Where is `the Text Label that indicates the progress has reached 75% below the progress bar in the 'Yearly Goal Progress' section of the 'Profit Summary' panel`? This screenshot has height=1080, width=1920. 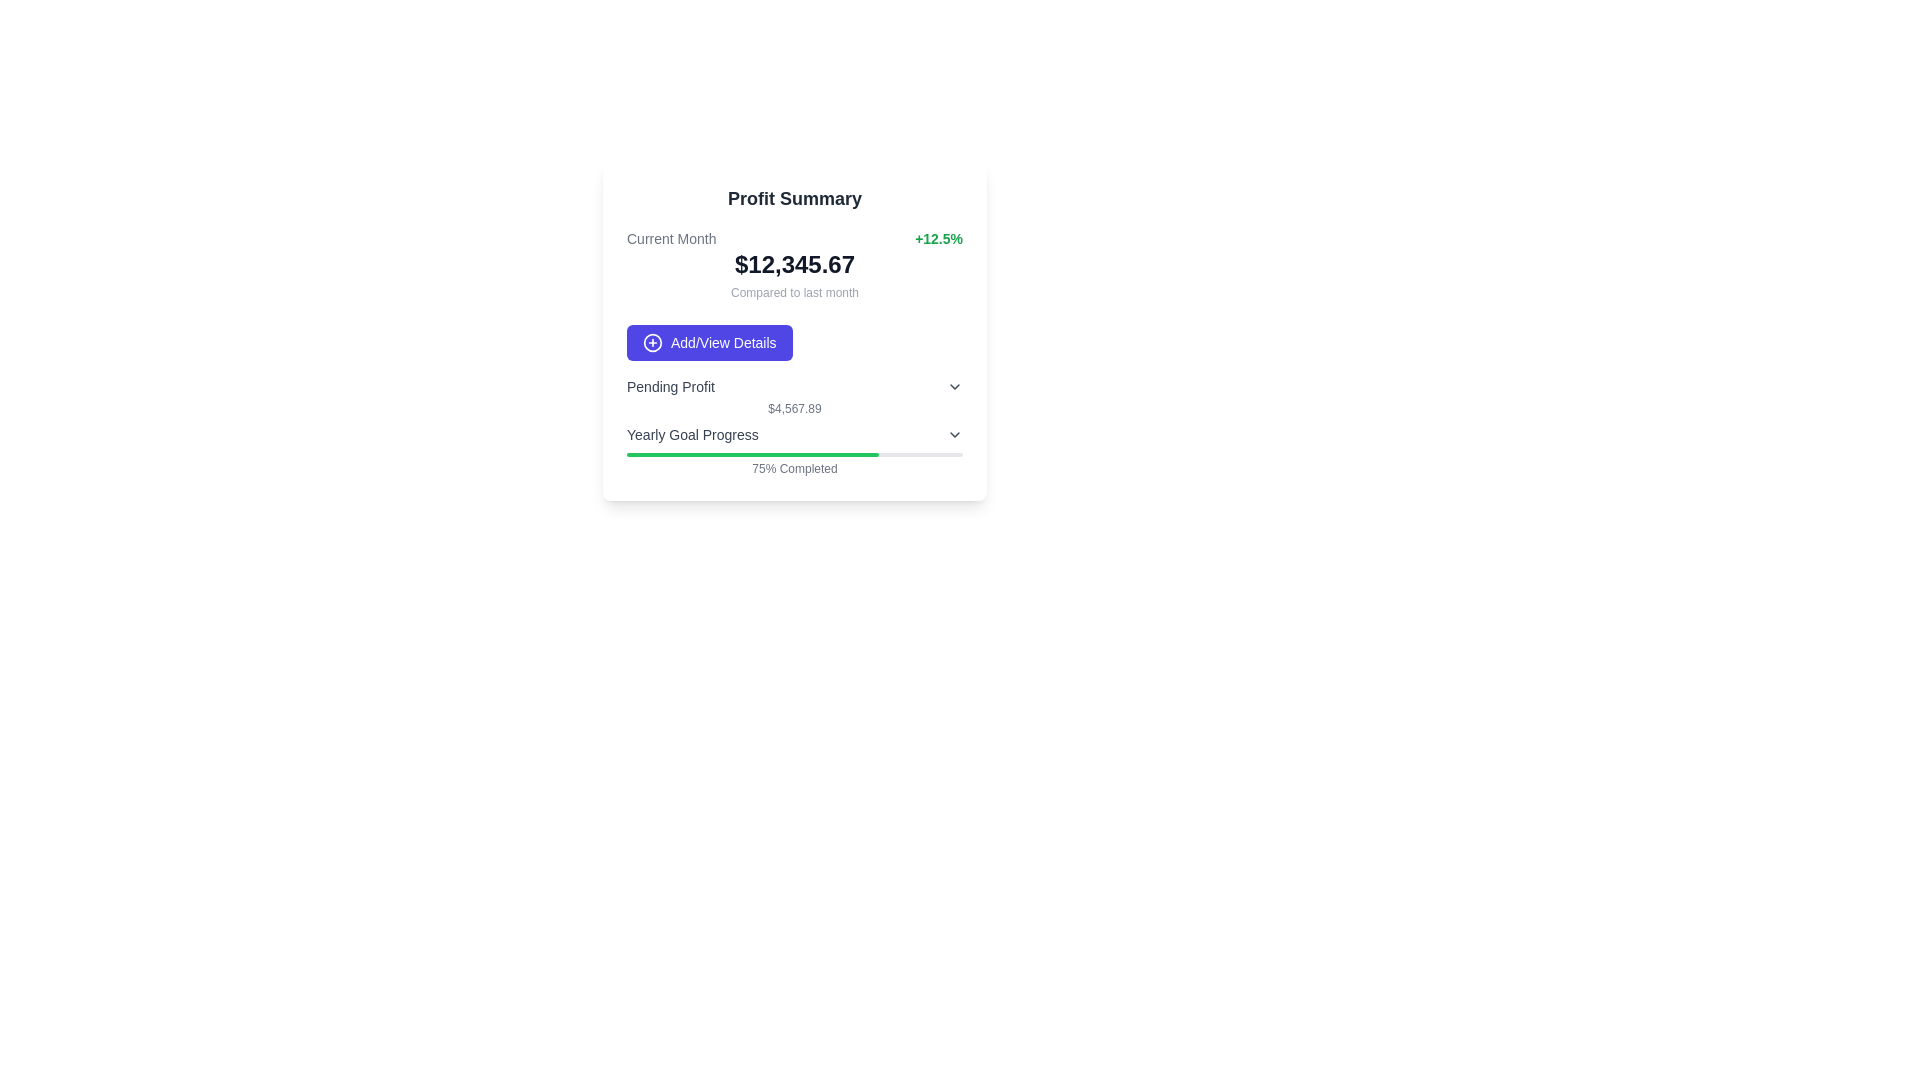 the Text Label that indicates the progress has reached 75% below the progress bar in the 'Yearly Goal Progress' section of the 'Profit Summary' panel is located at coordinates (794, 469).